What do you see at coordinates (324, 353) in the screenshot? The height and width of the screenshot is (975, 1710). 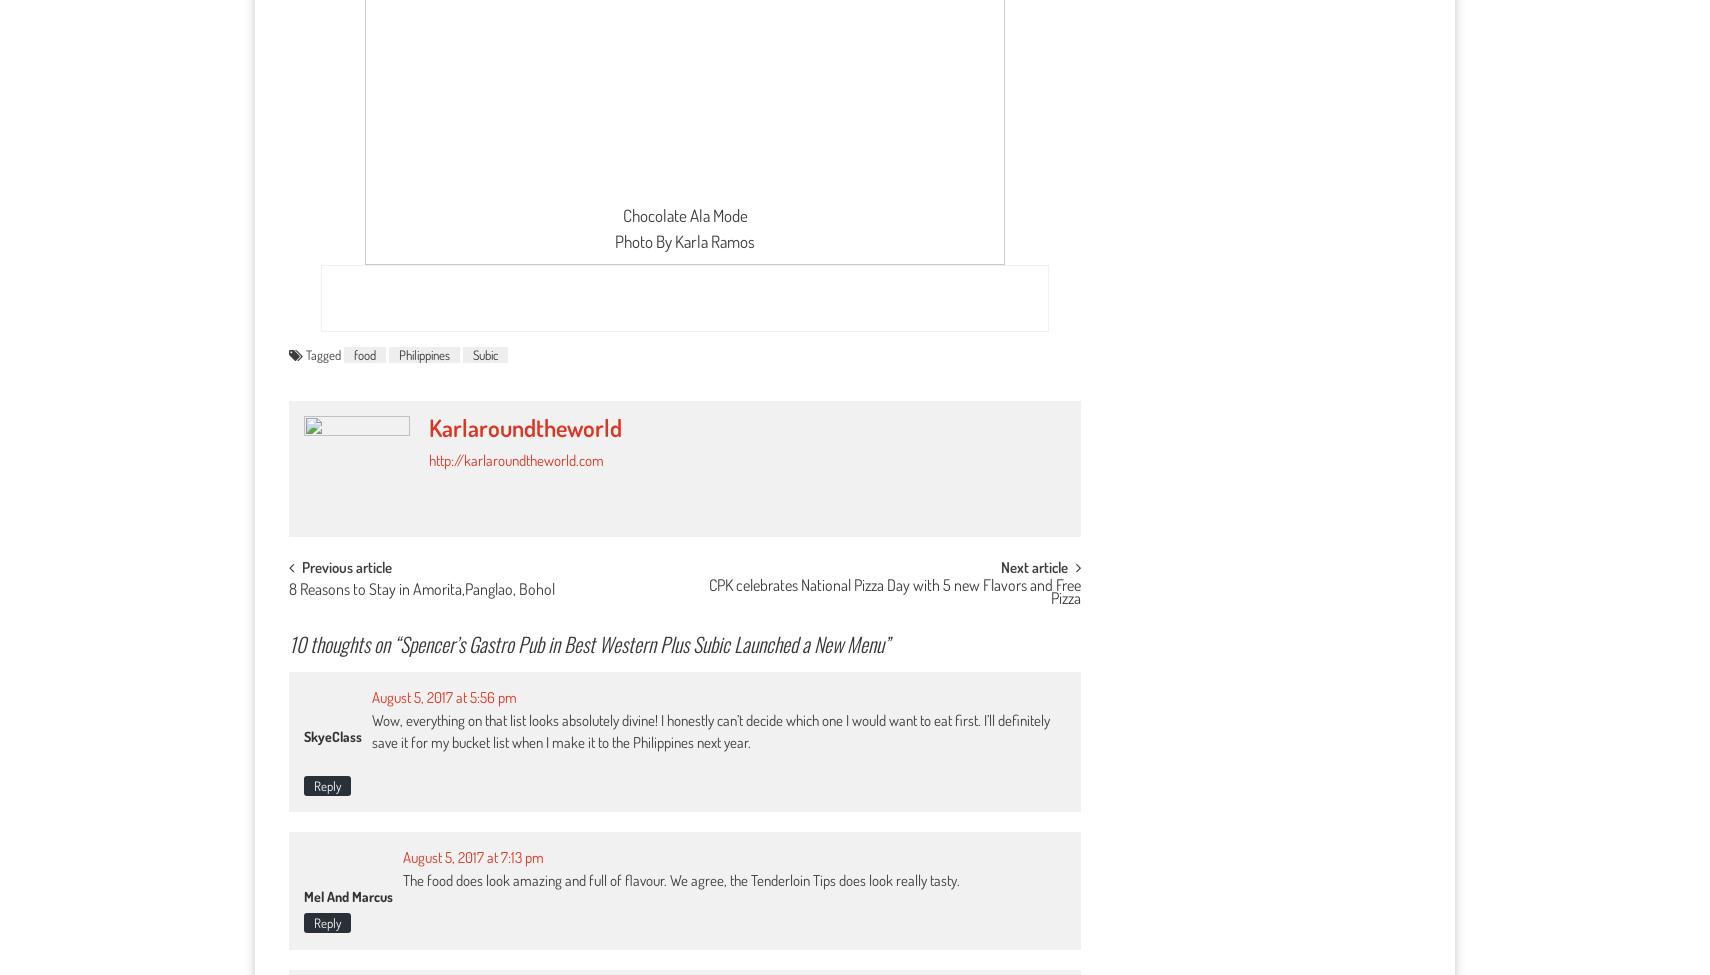 I see `'Tagged'` at bounding box center [324, 353].